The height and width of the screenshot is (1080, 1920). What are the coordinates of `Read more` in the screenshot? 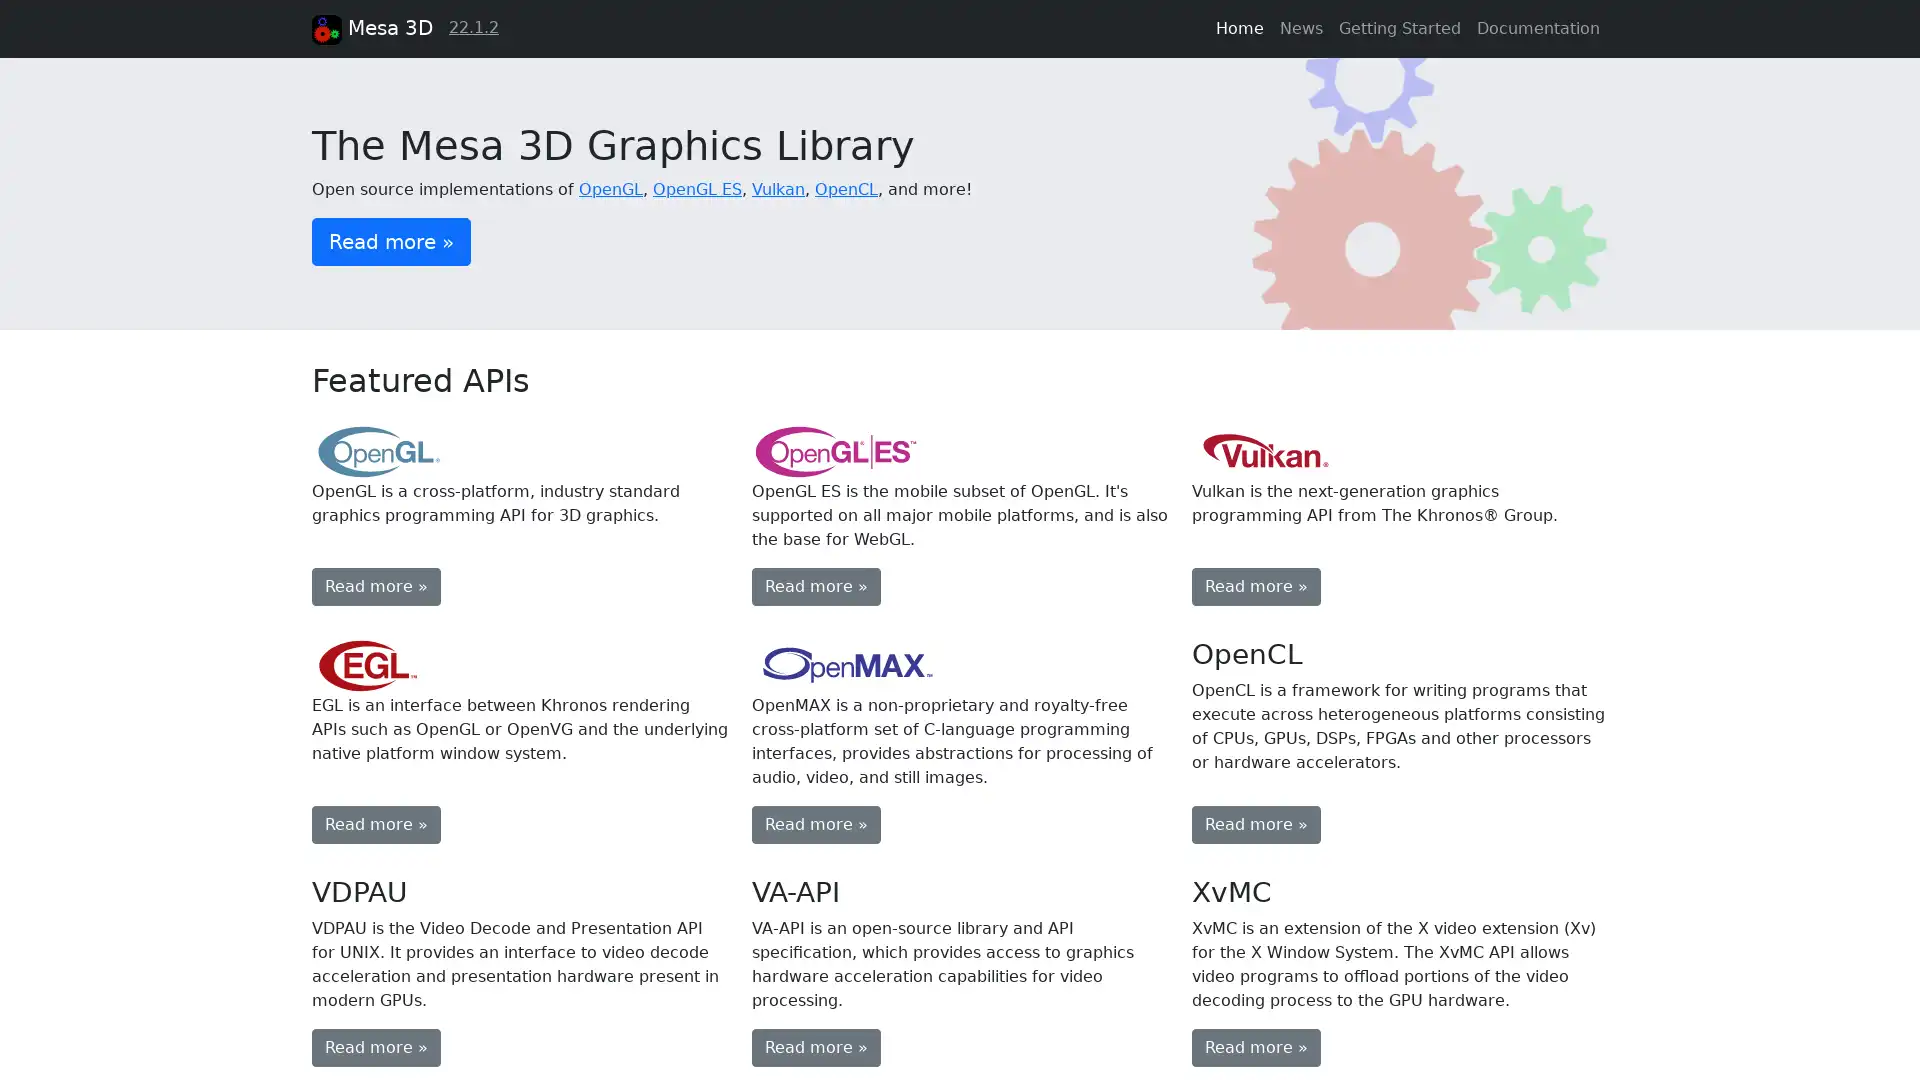 It's located at (816, 824).